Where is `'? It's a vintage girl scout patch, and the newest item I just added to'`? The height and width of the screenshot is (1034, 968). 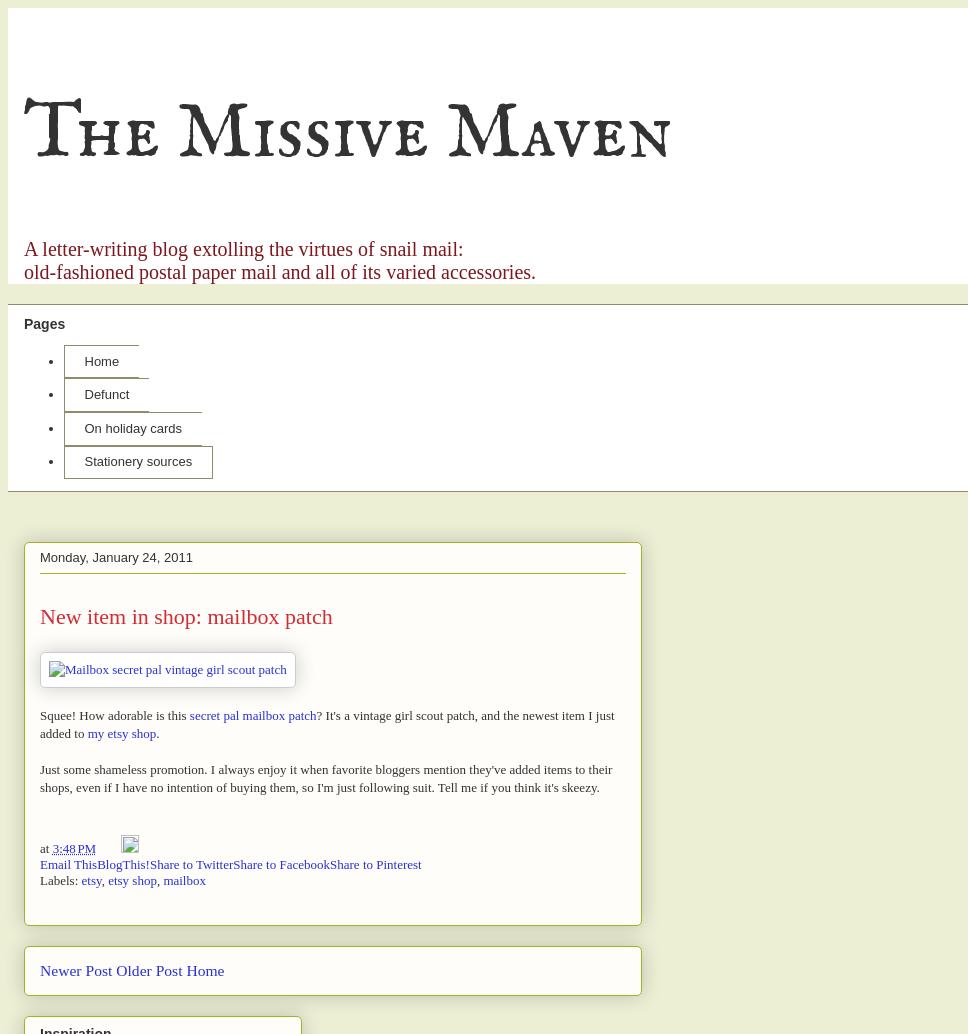 '? It's a vintage girl scout patch, and the newest item I just added to' is located at coordinates (326, 723).